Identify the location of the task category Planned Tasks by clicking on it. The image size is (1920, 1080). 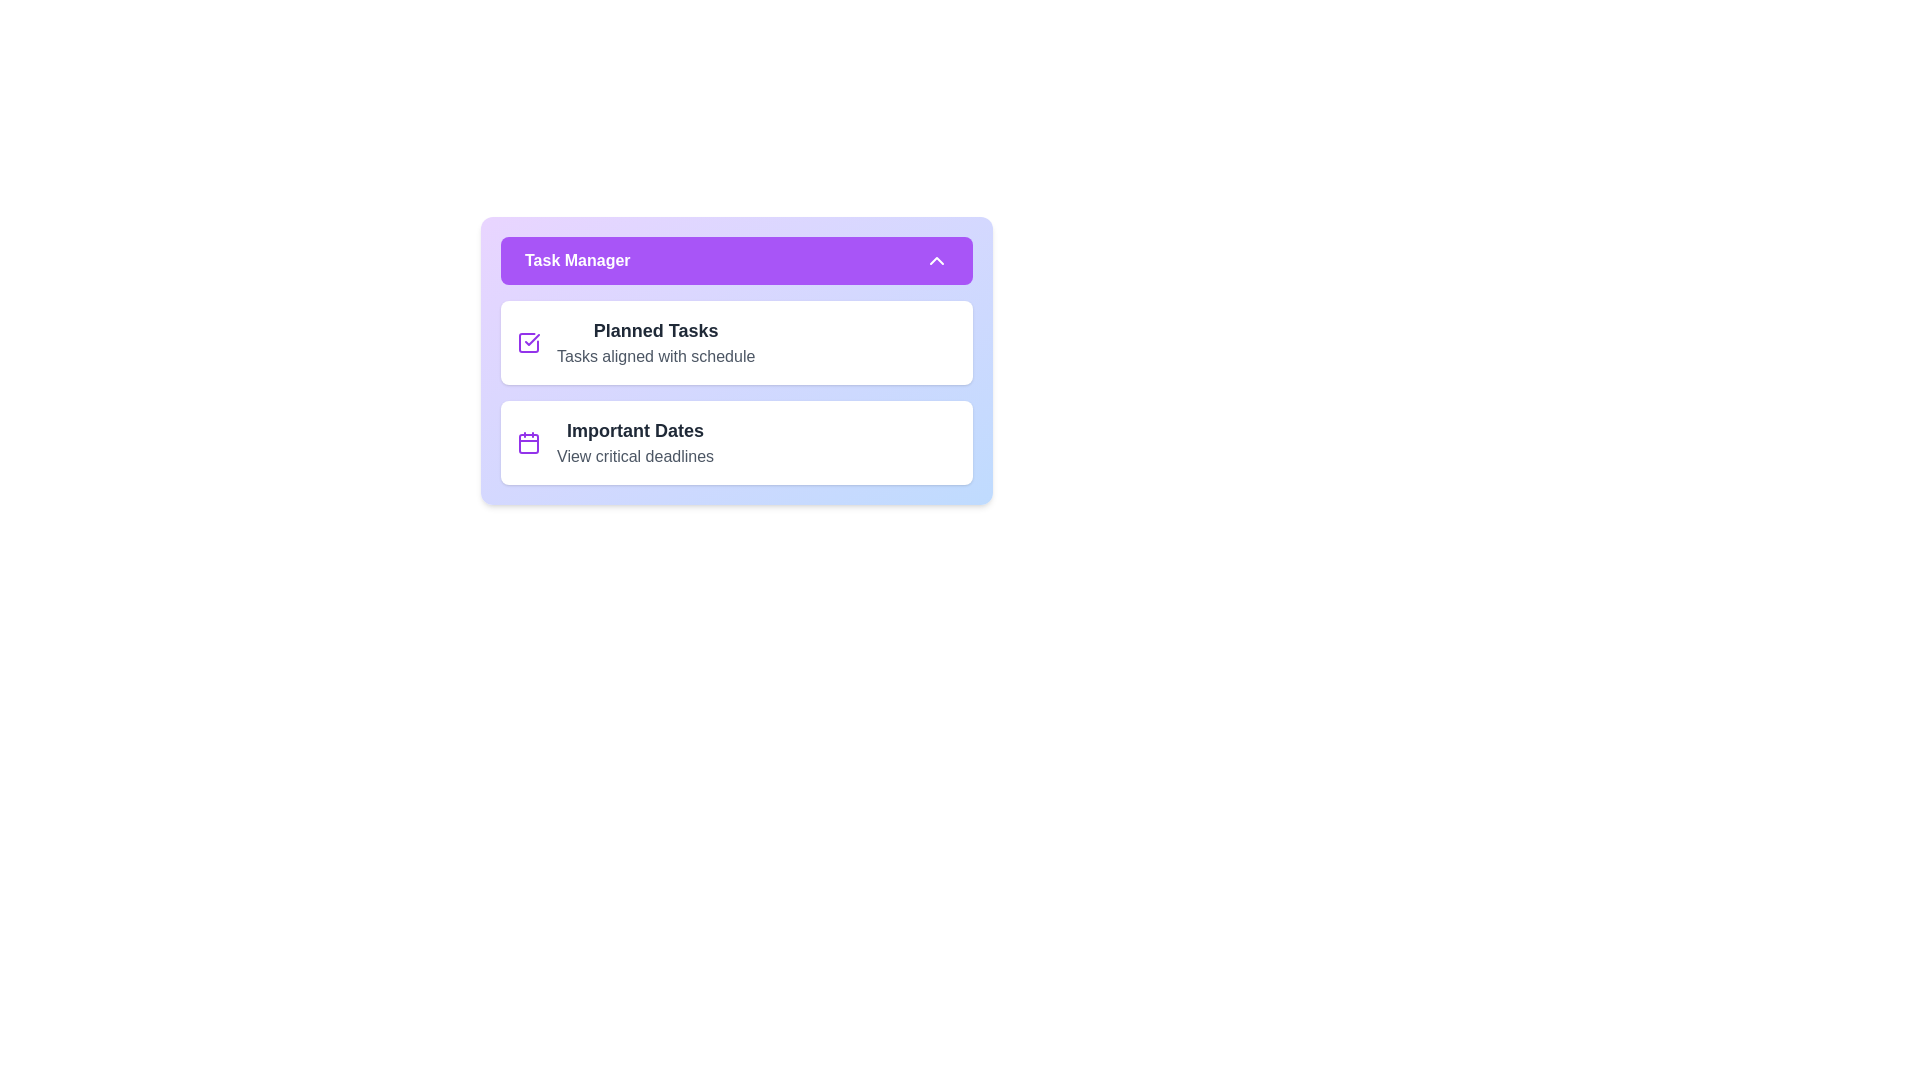
(736, 342).